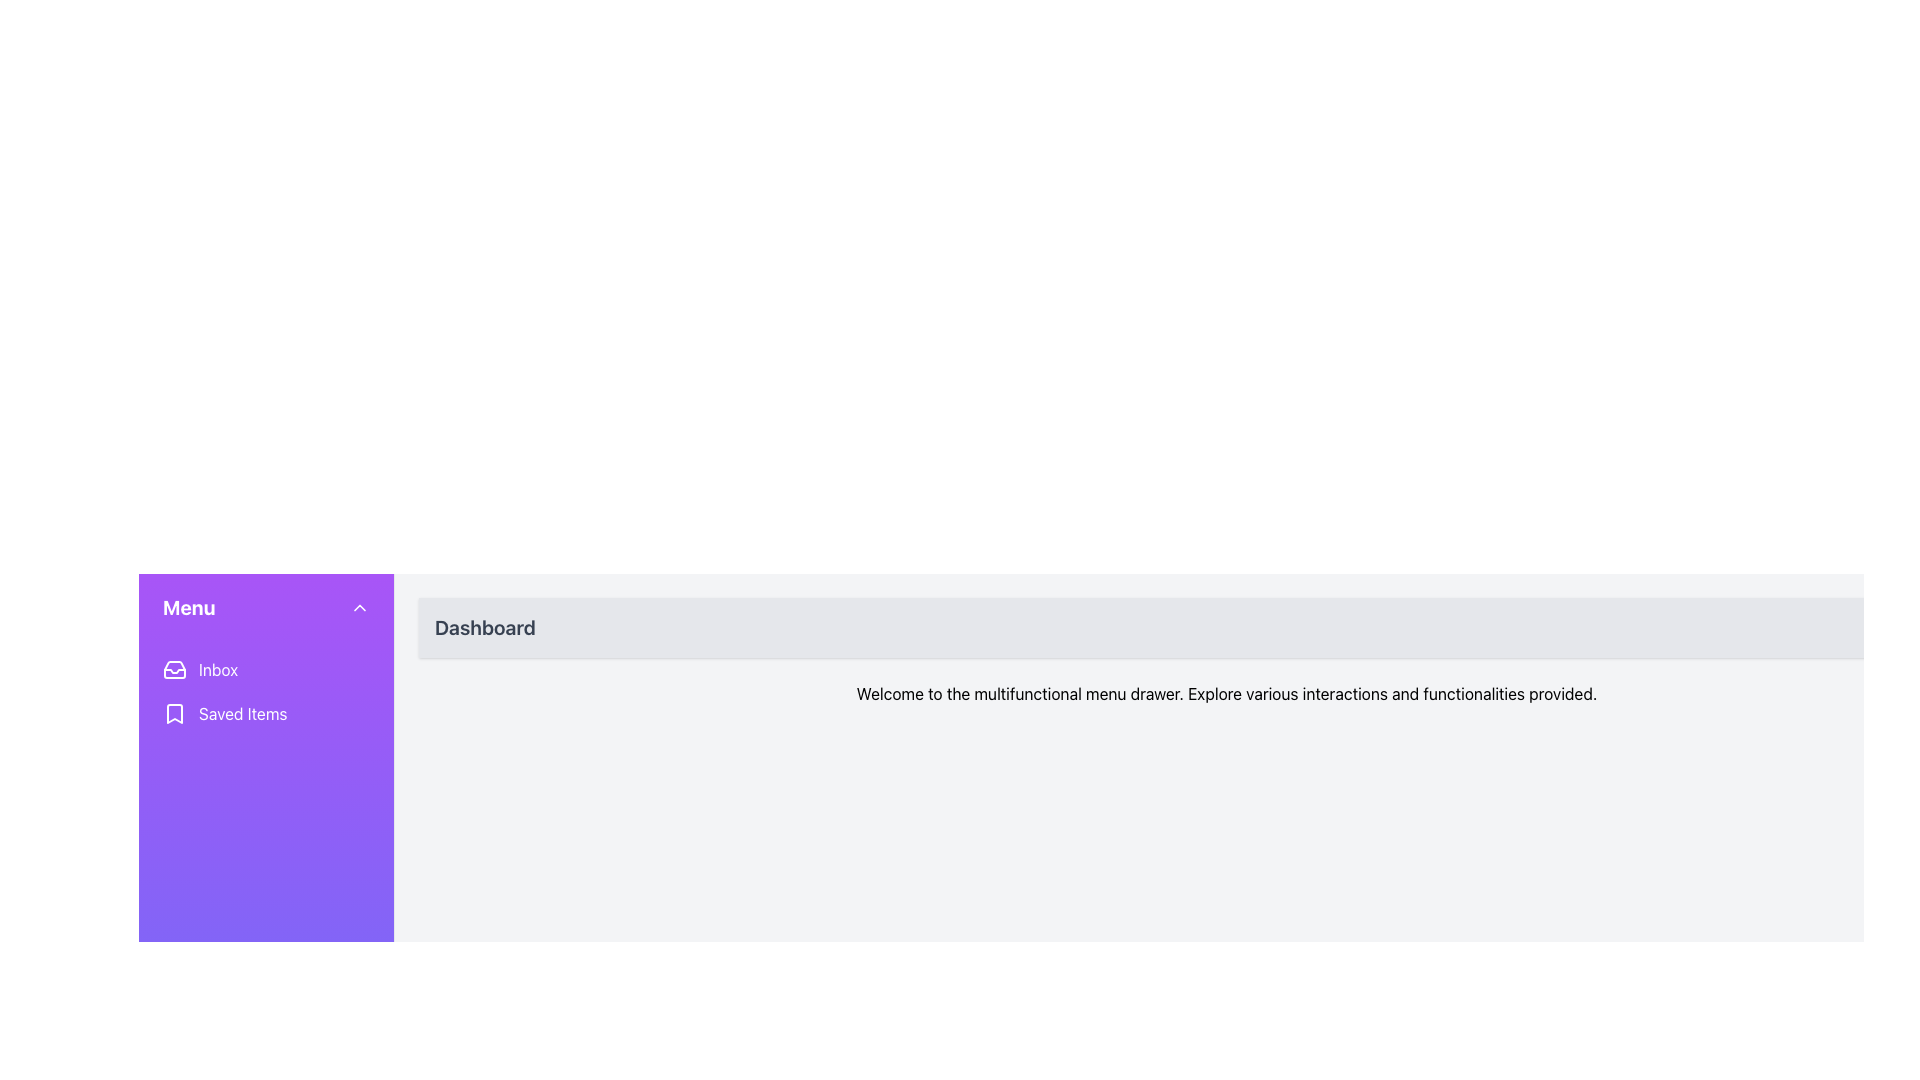 The image size is (1920, 1080). What do you see at coordinates (174, 670) in the screenshot?
I see `the 'Inbox' icon, which is the first icon in the vertical list on the left side of the interface` at bounding box center [174, 670].